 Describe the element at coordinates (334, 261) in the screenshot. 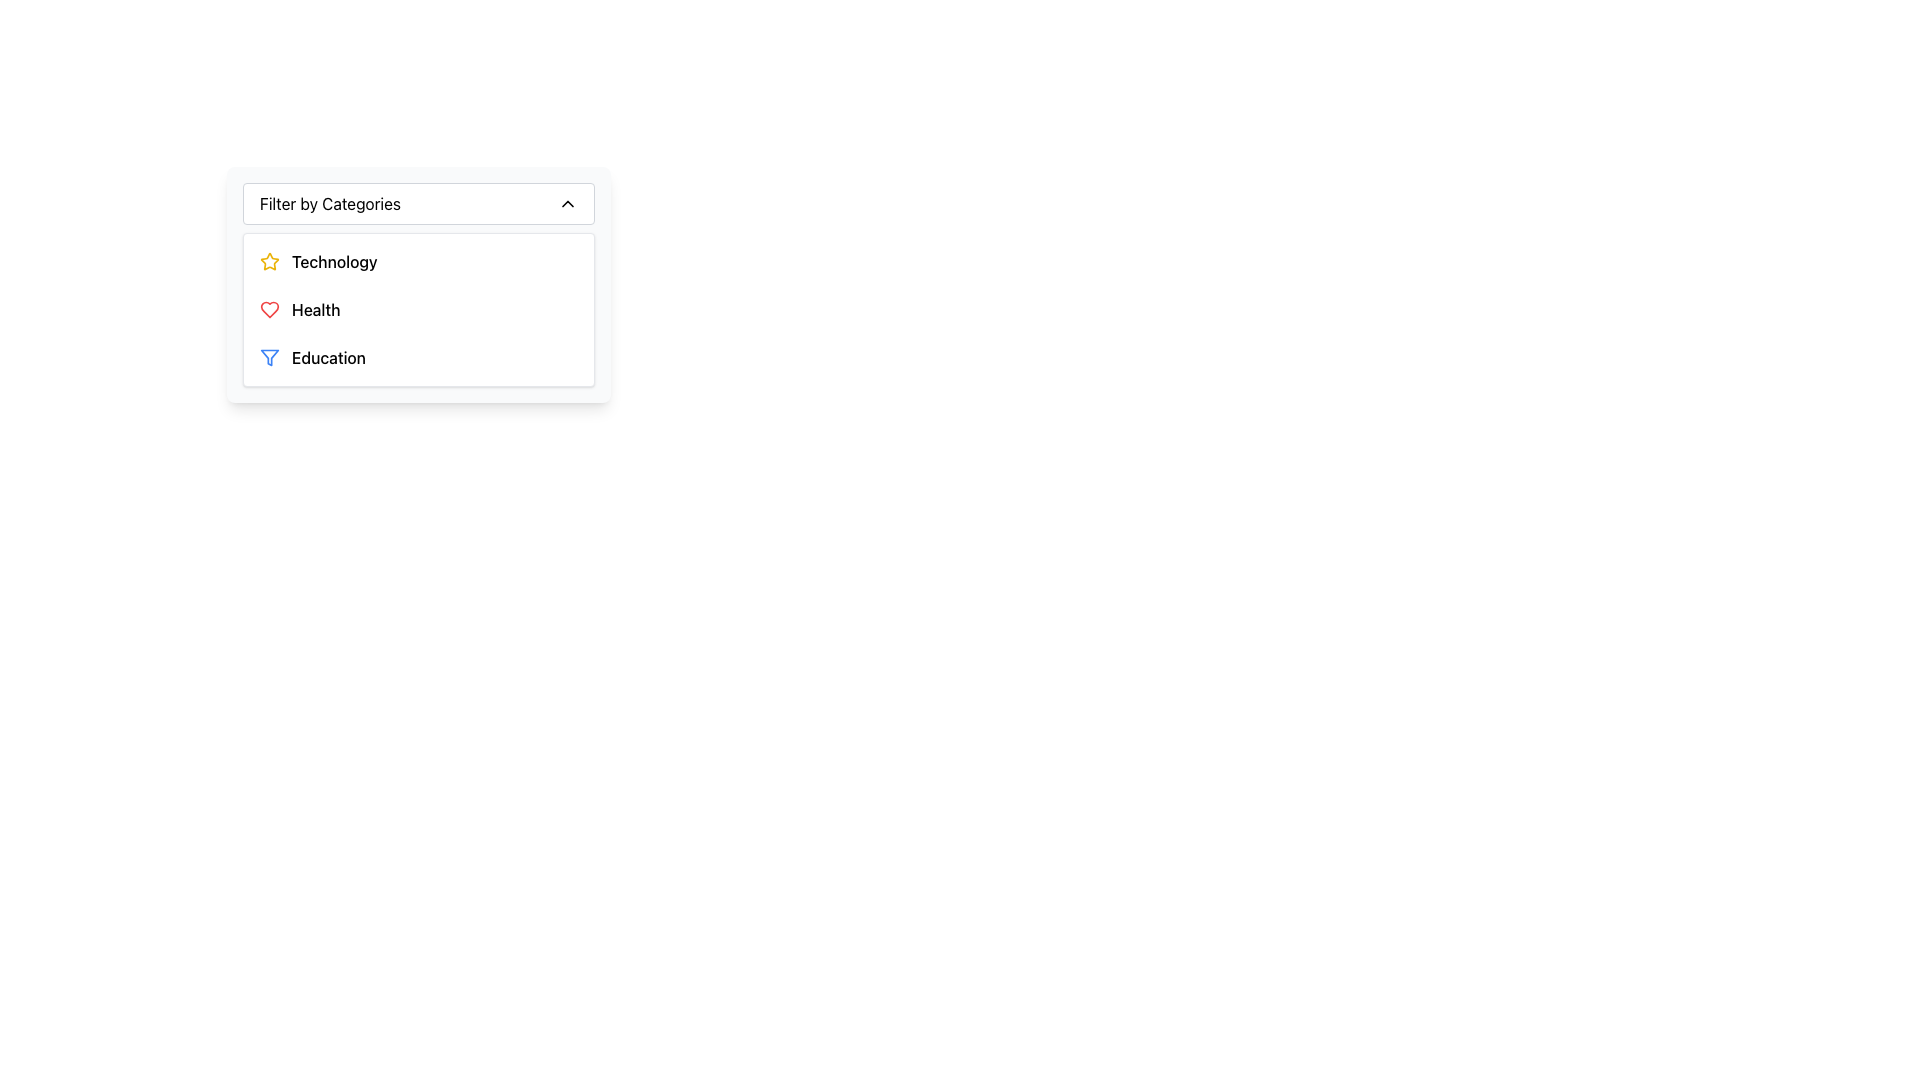

I see `the 'Technology' text label` at that location.